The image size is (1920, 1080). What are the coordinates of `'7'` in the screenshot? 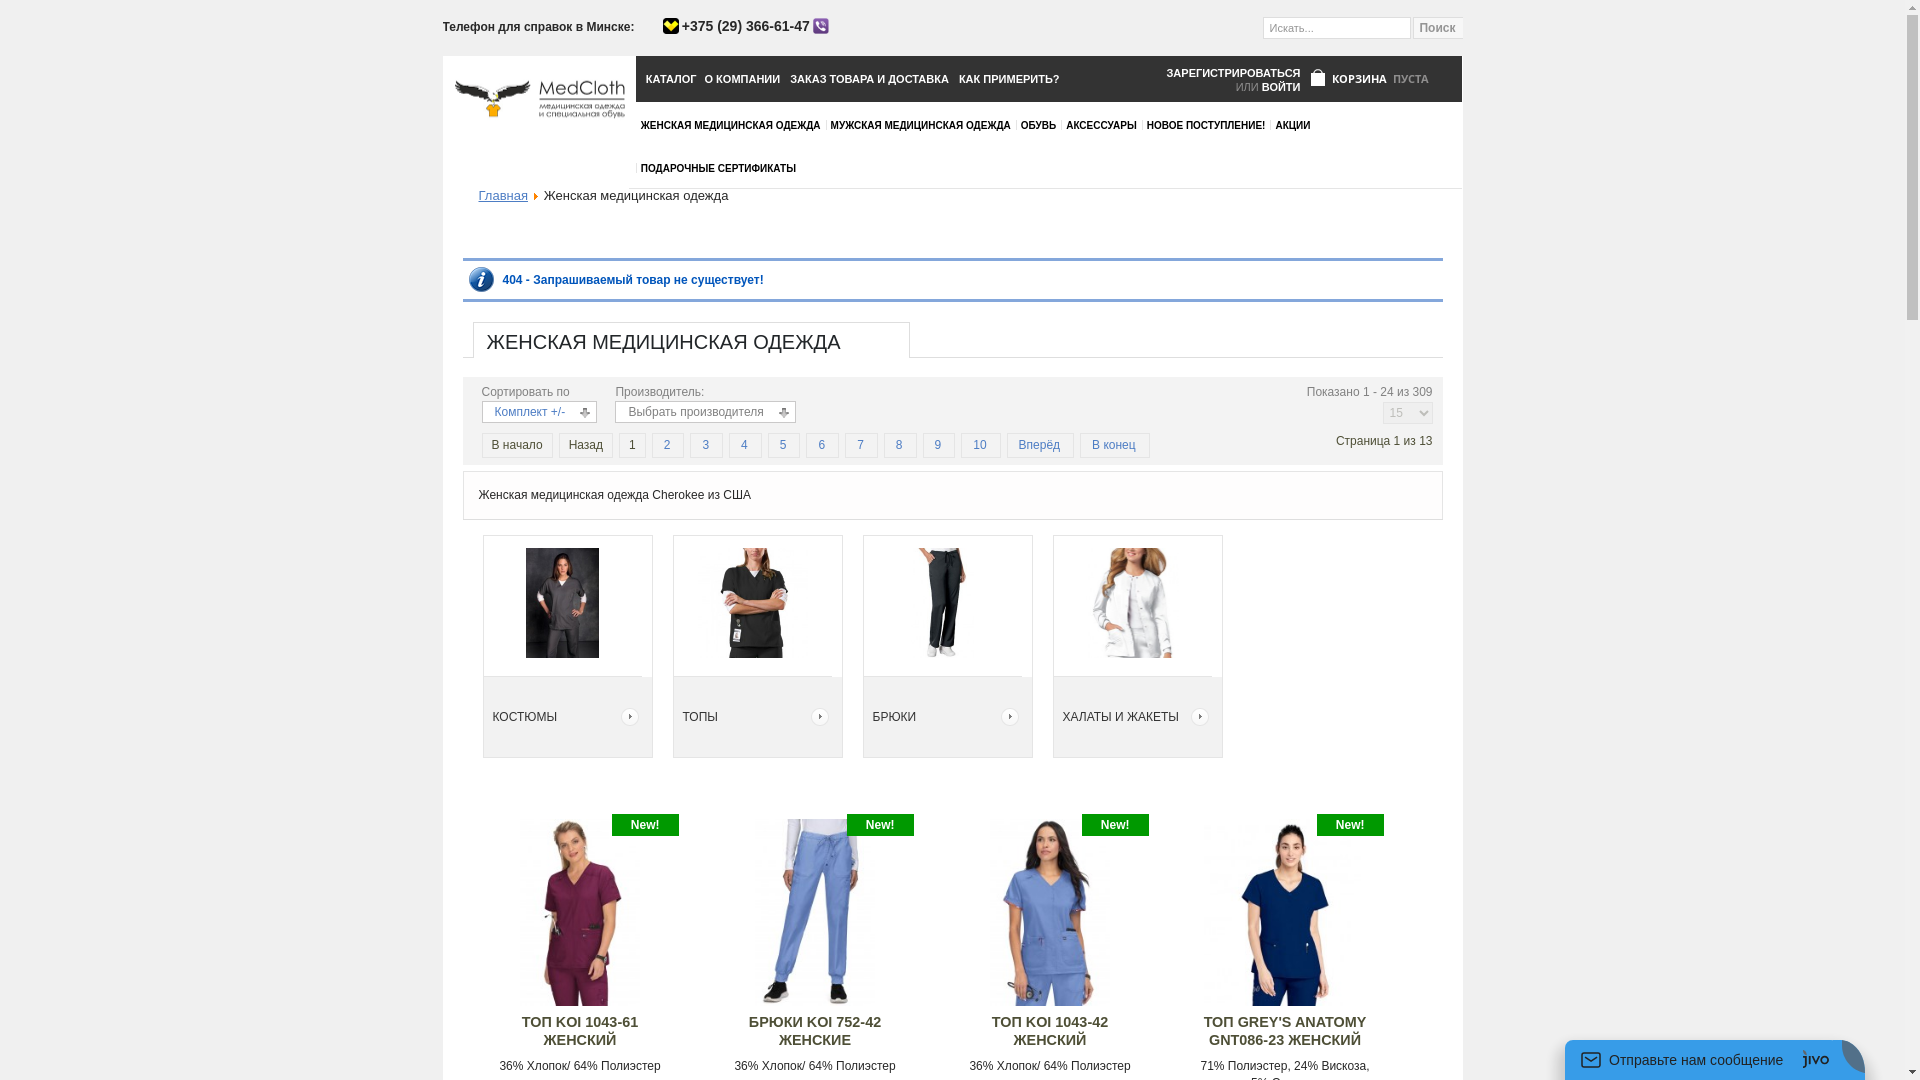 It's located at (860, 443).